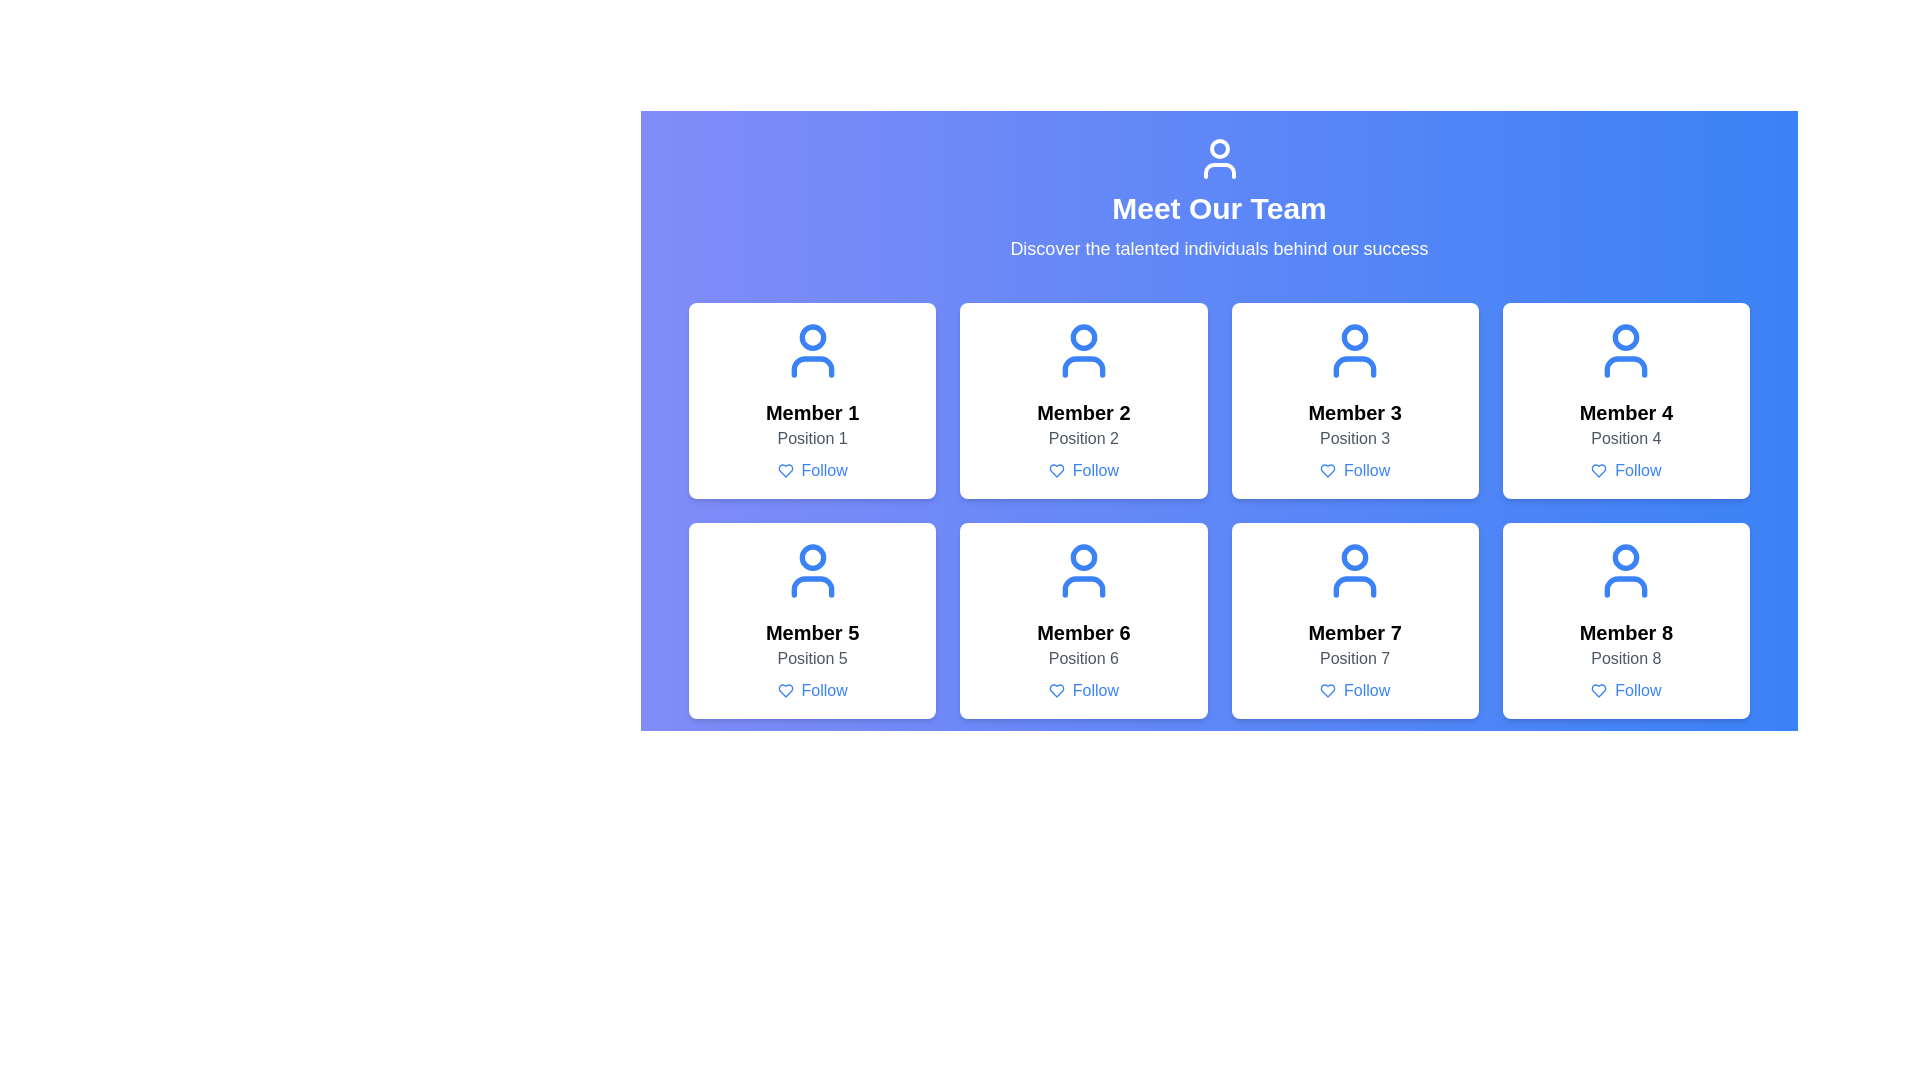 The width and height of the screenshot is (1920, 1080). I want to click on the blue user profile icon located within the card labeled 'Member 7', which is centered above the text elements 'Position 7' and 'Follow', so click(1355, 570).